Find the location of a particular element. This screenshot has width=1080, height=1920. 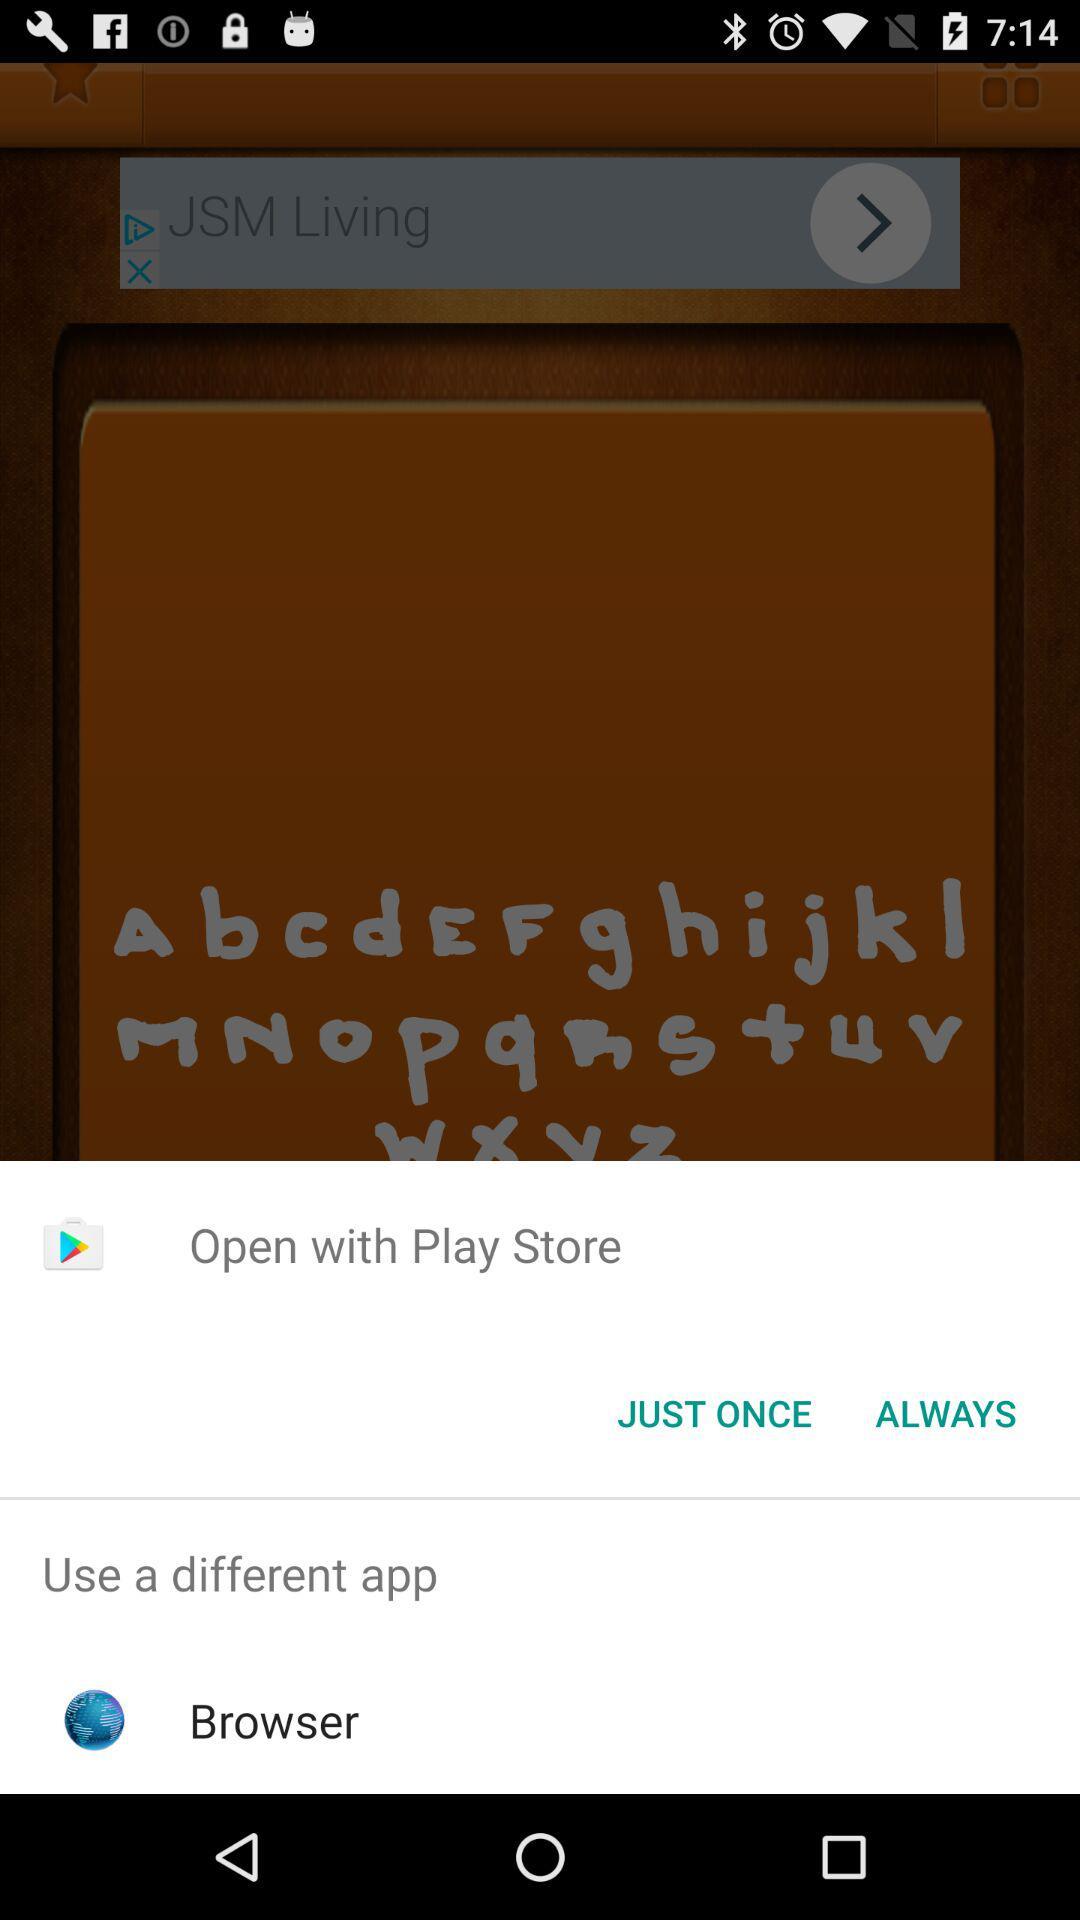

icon below open with play is located at coordinates (713, 1411).